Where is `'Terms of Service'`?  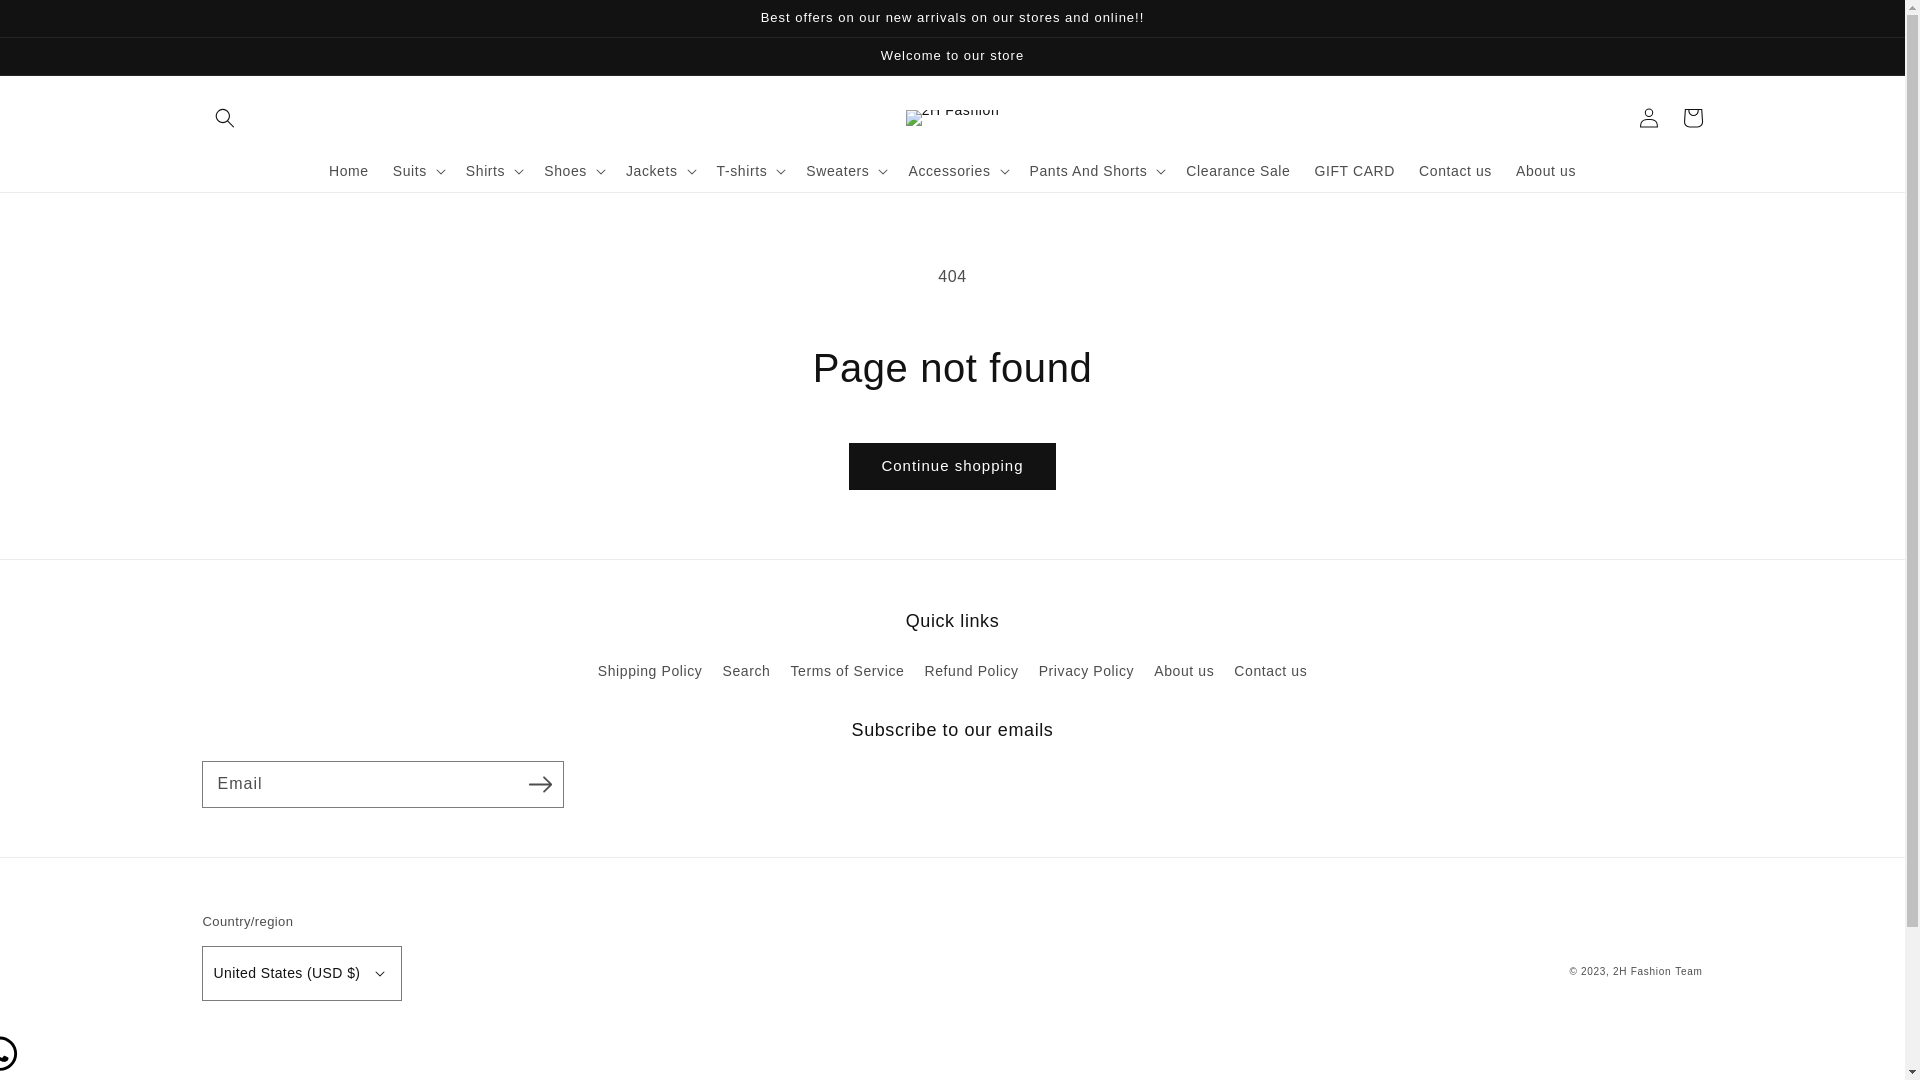
'Terms of Service' is located at coordinates (848, 671).